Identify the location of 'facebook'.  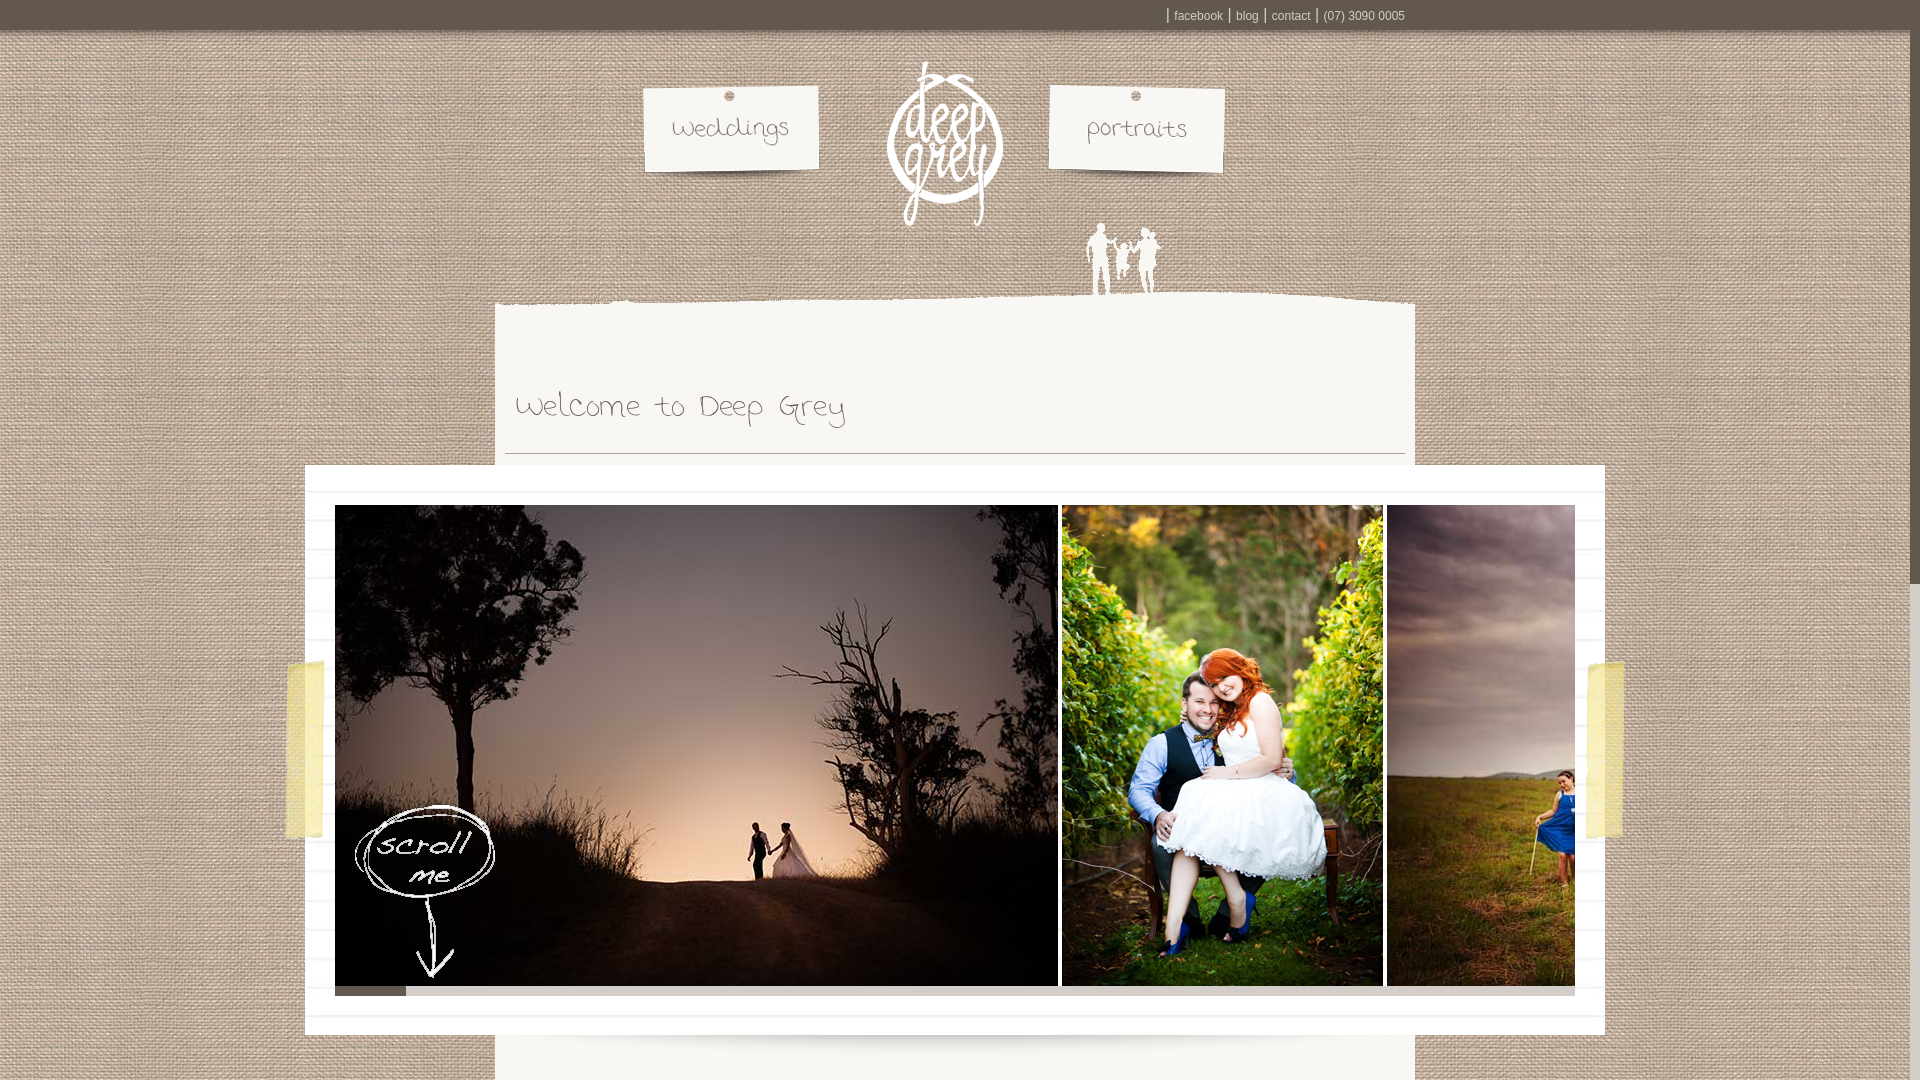
(1198, 15).